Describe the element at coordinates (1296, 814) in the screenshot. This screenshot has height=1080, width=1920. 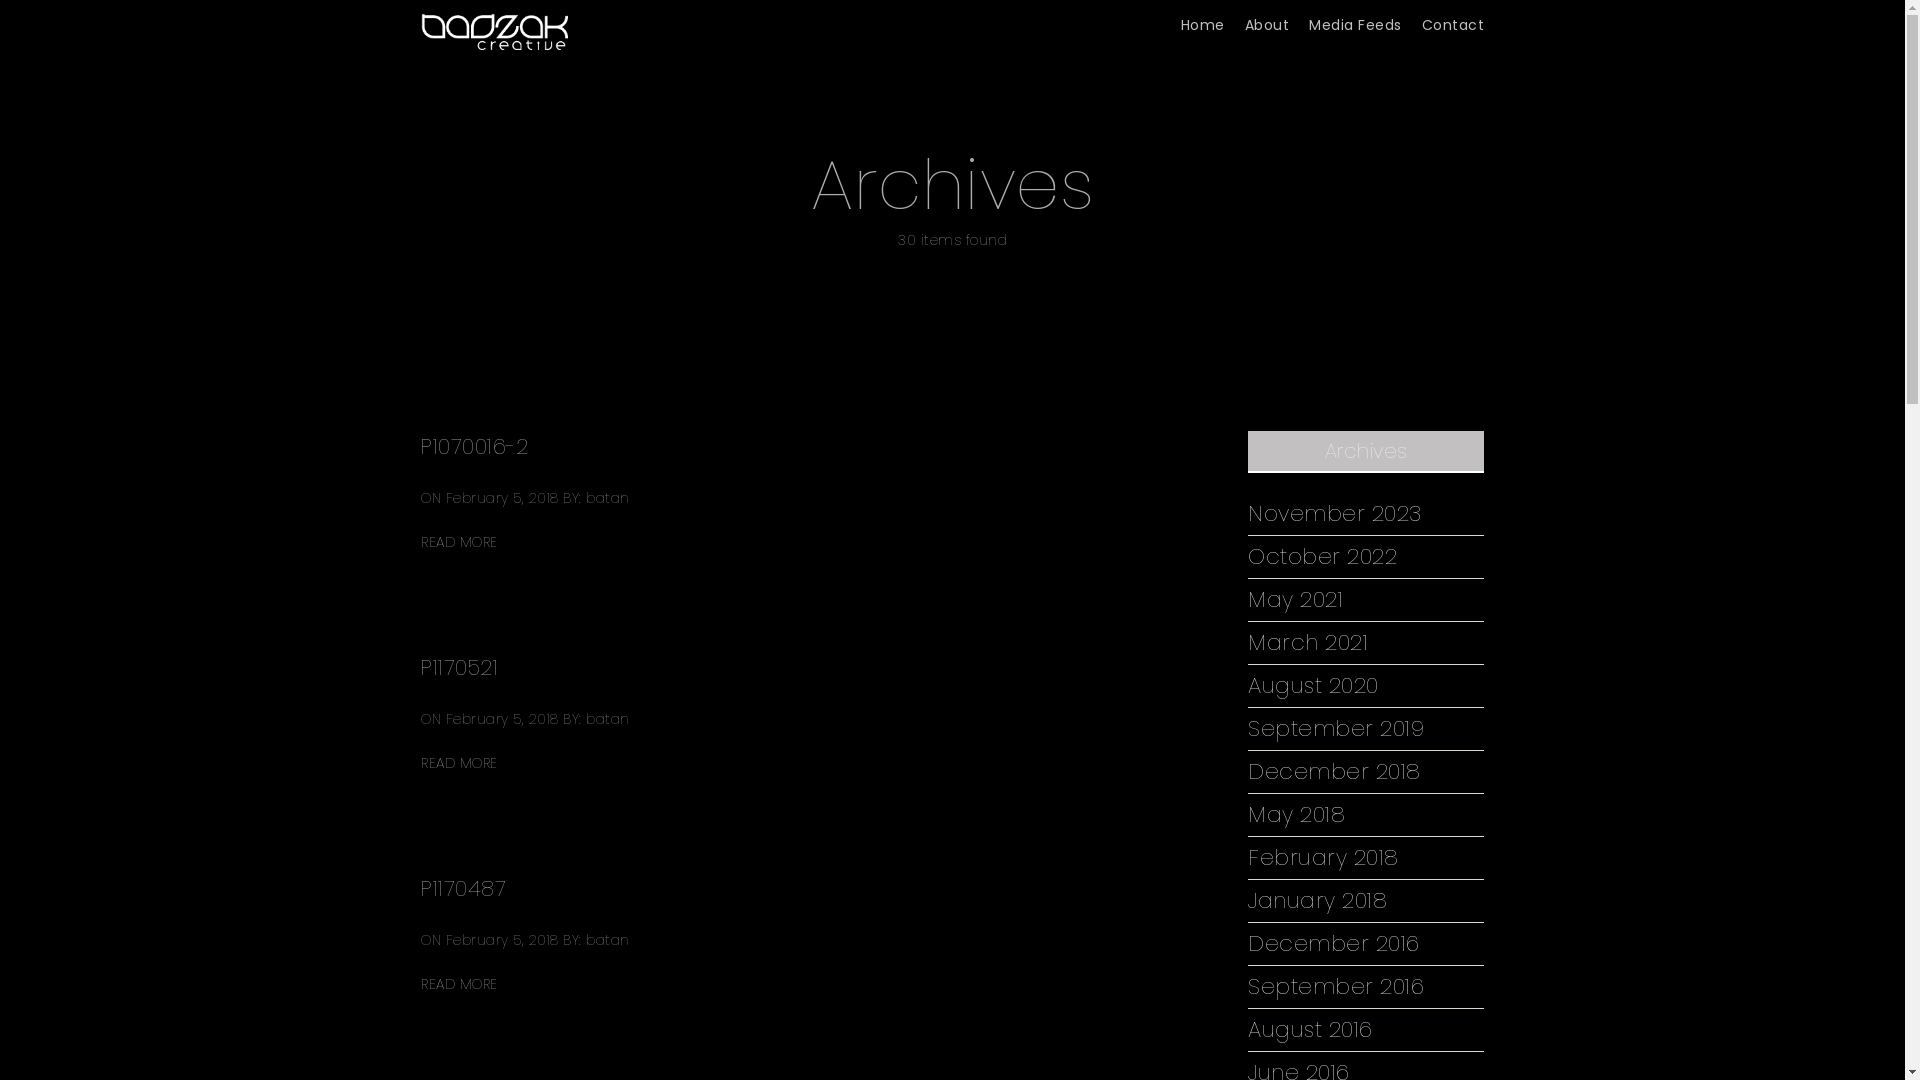
I see `'May 2018'` at that location.